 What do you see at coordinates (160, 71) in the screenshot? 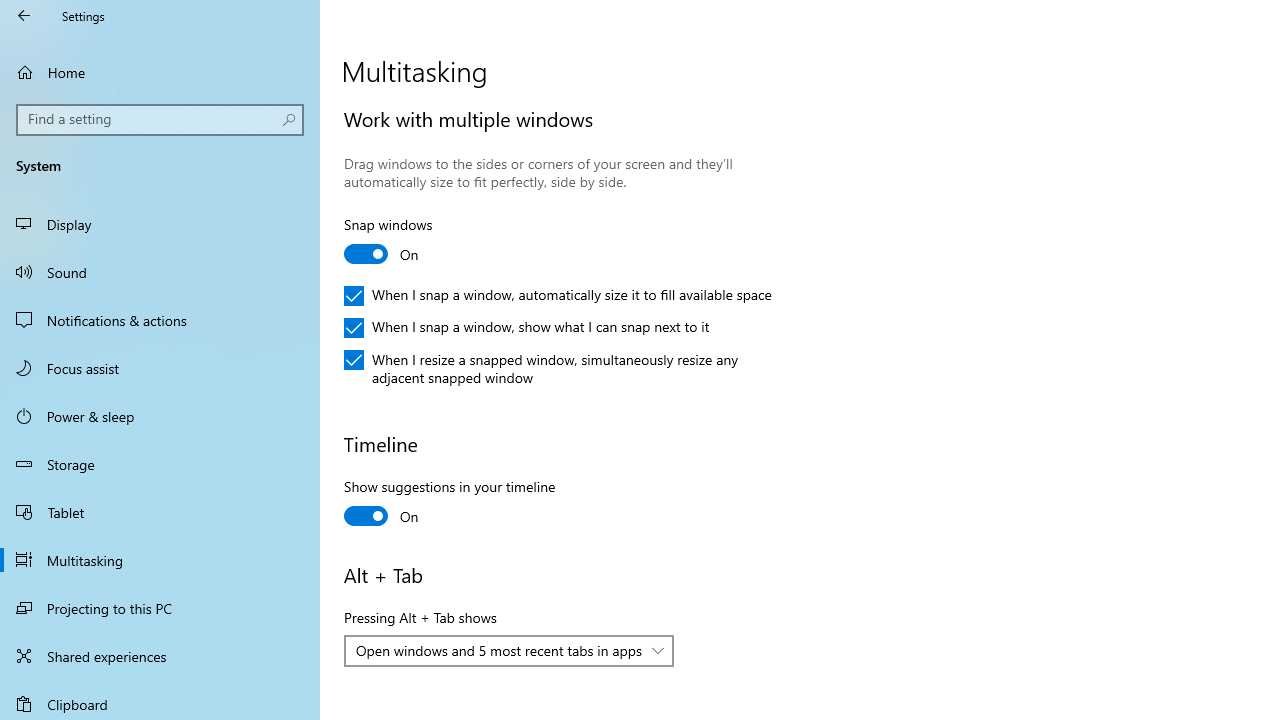
I see `'Home'` at bounding box center [160, 71].